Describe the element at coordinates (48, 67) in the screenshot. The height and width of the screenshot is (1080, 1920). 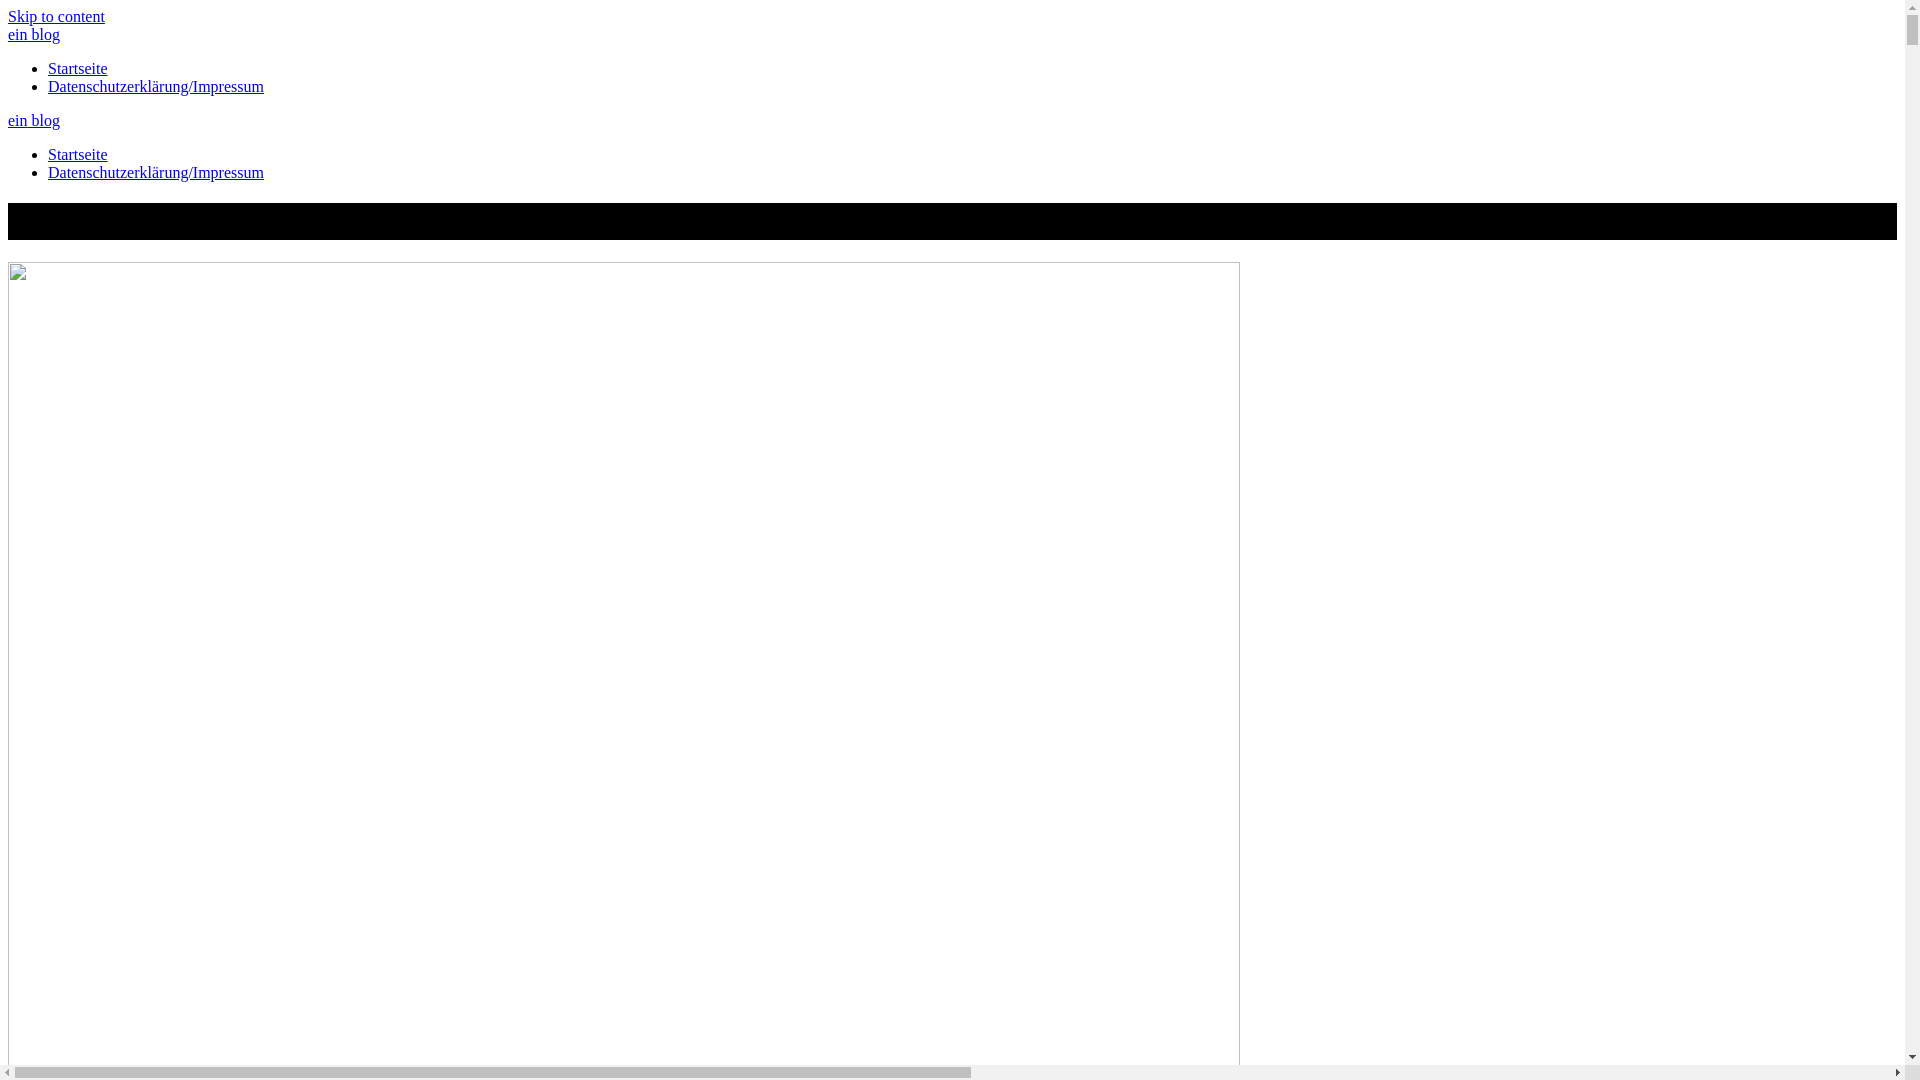
I see `'Startseite'` at that location.